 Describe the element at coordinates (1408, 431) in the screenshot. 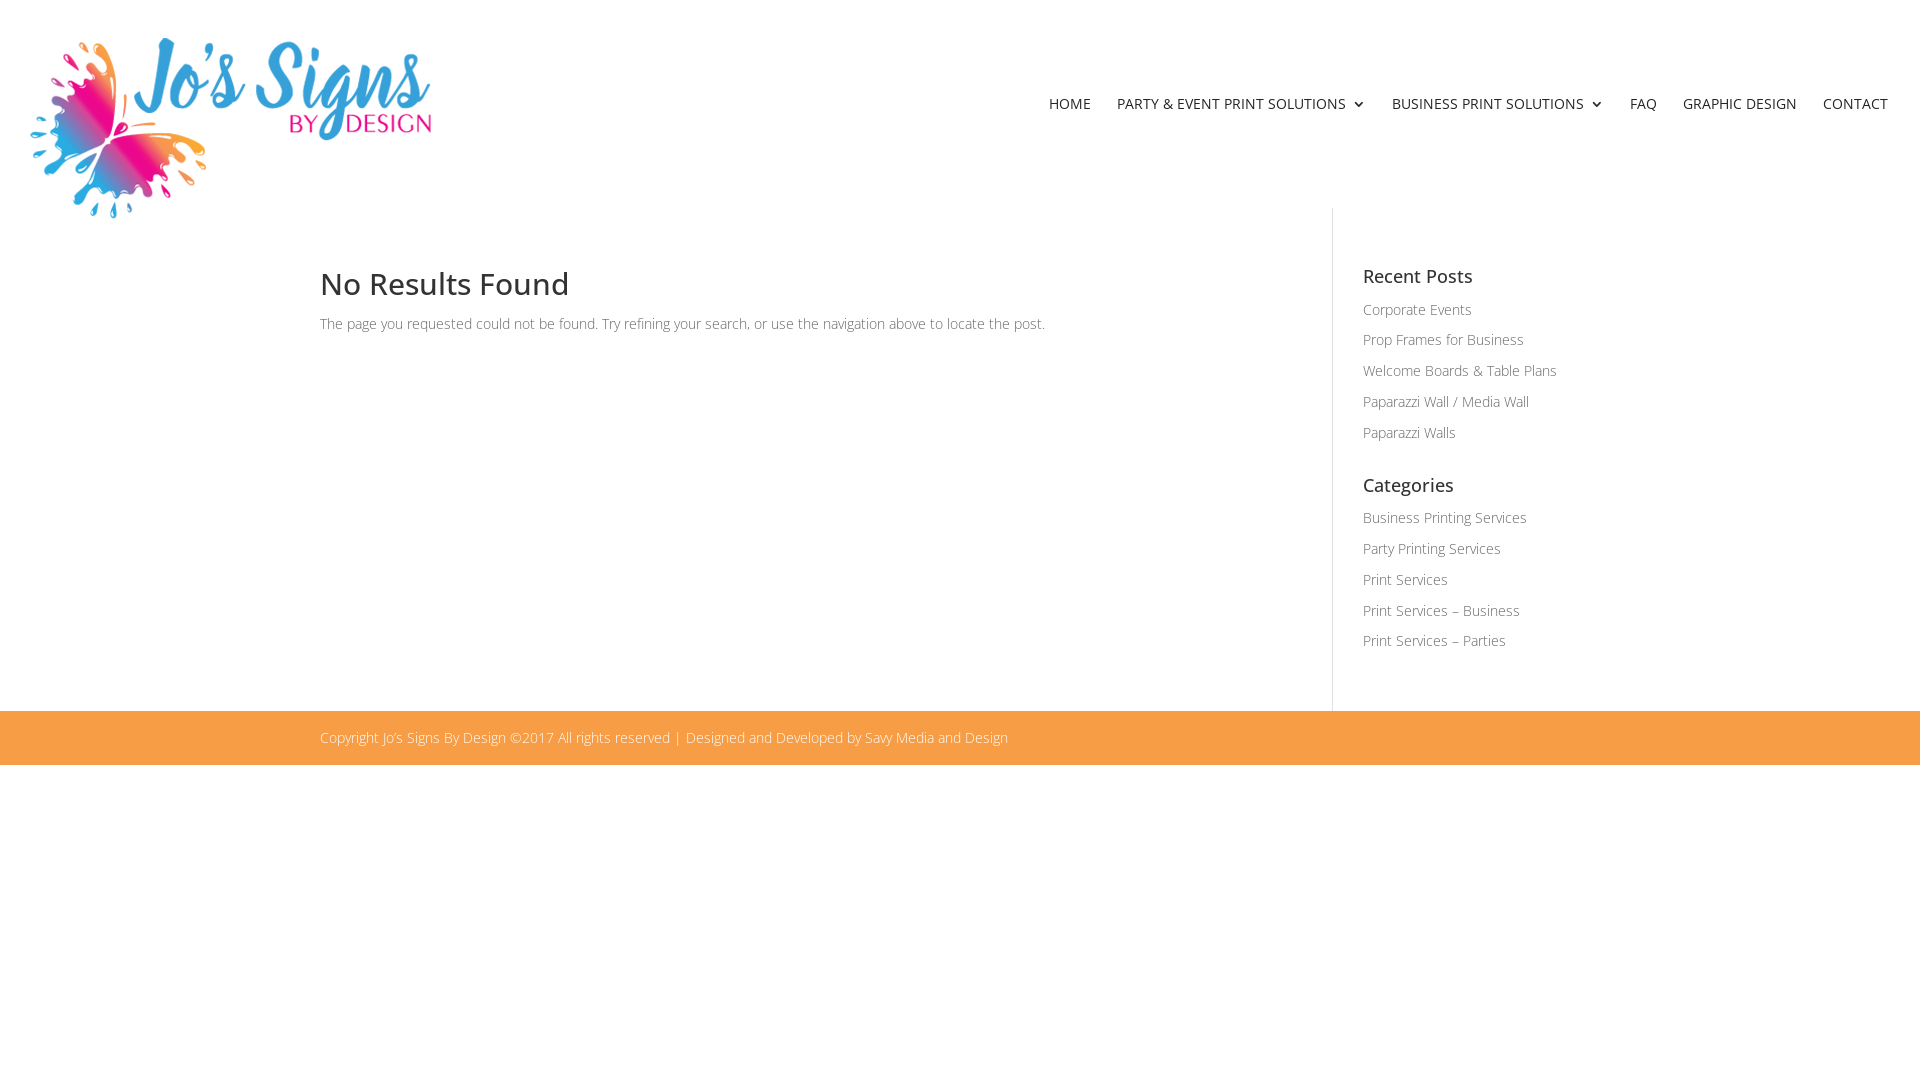

I see `'Paparazzi Walls'` at that location.